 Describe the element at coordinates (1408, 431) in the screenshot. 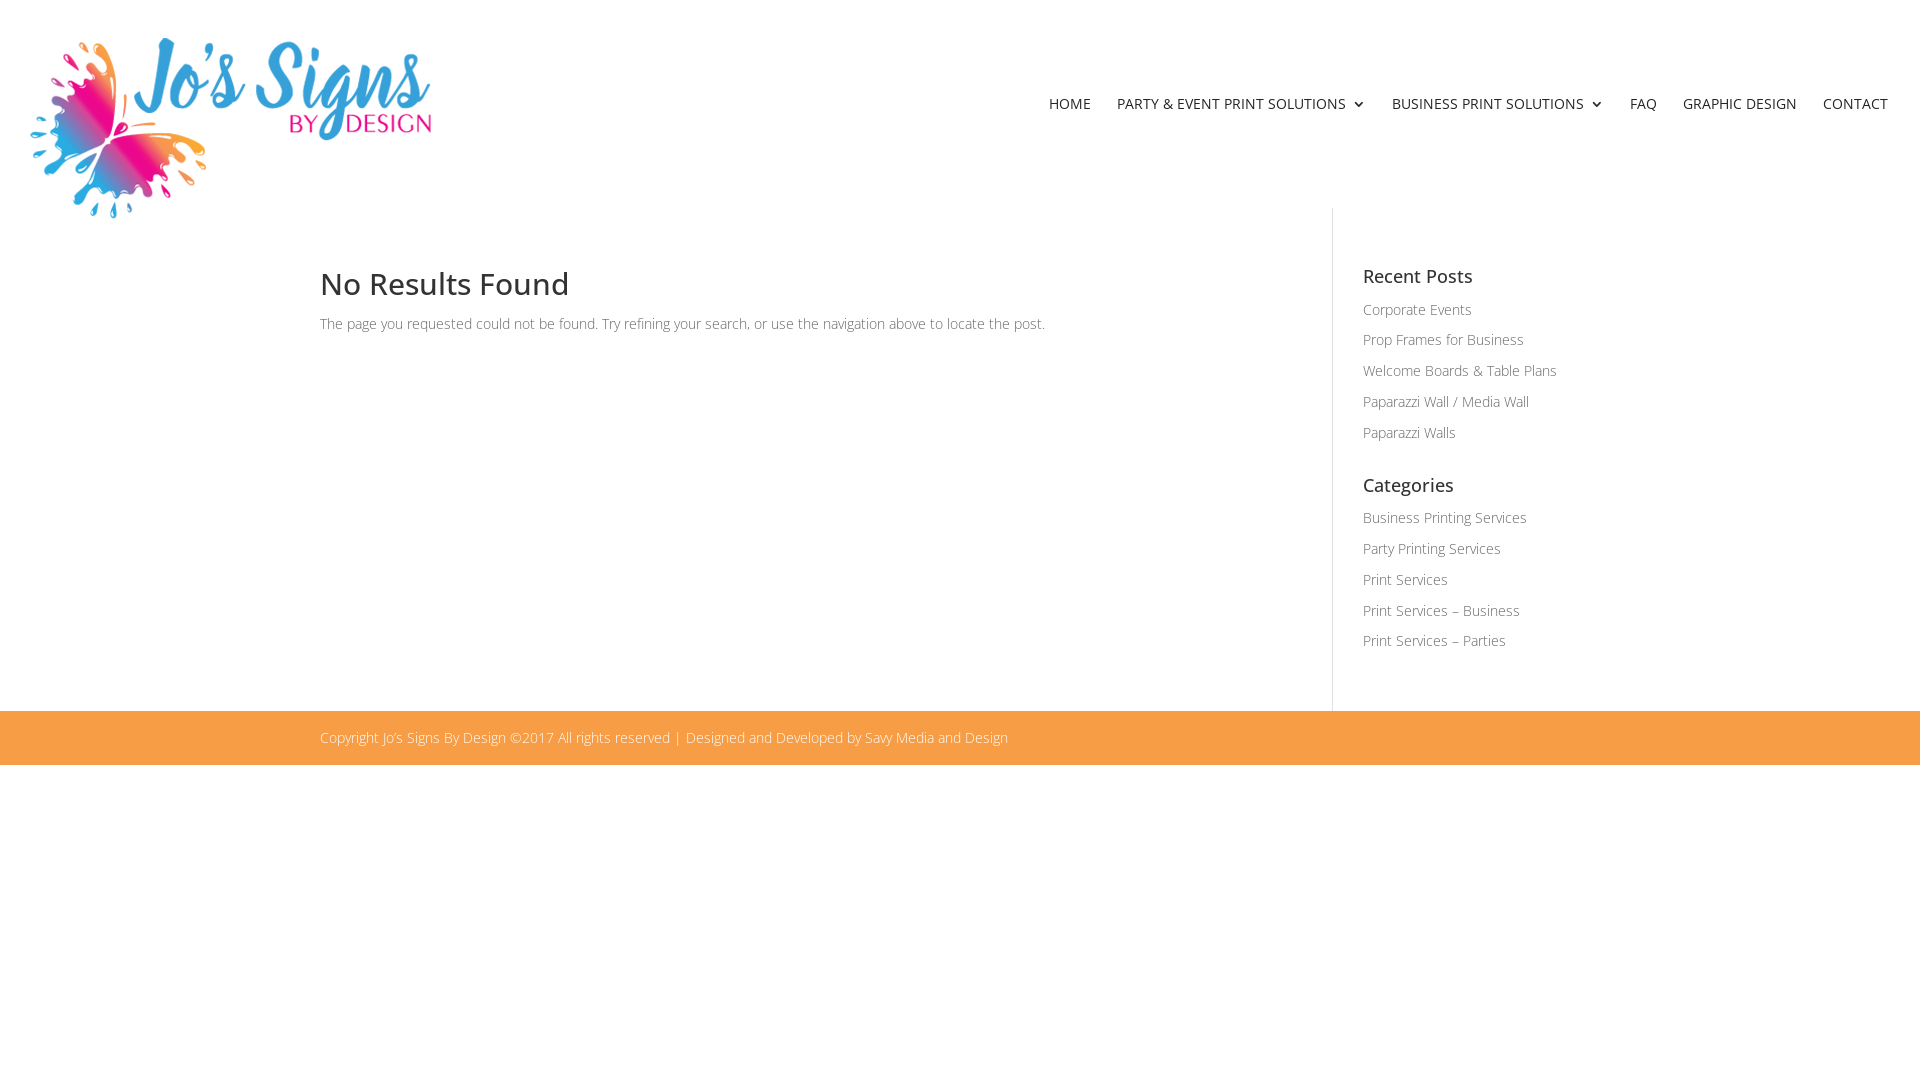

I see `'Paparazzi Walls'` at that location.